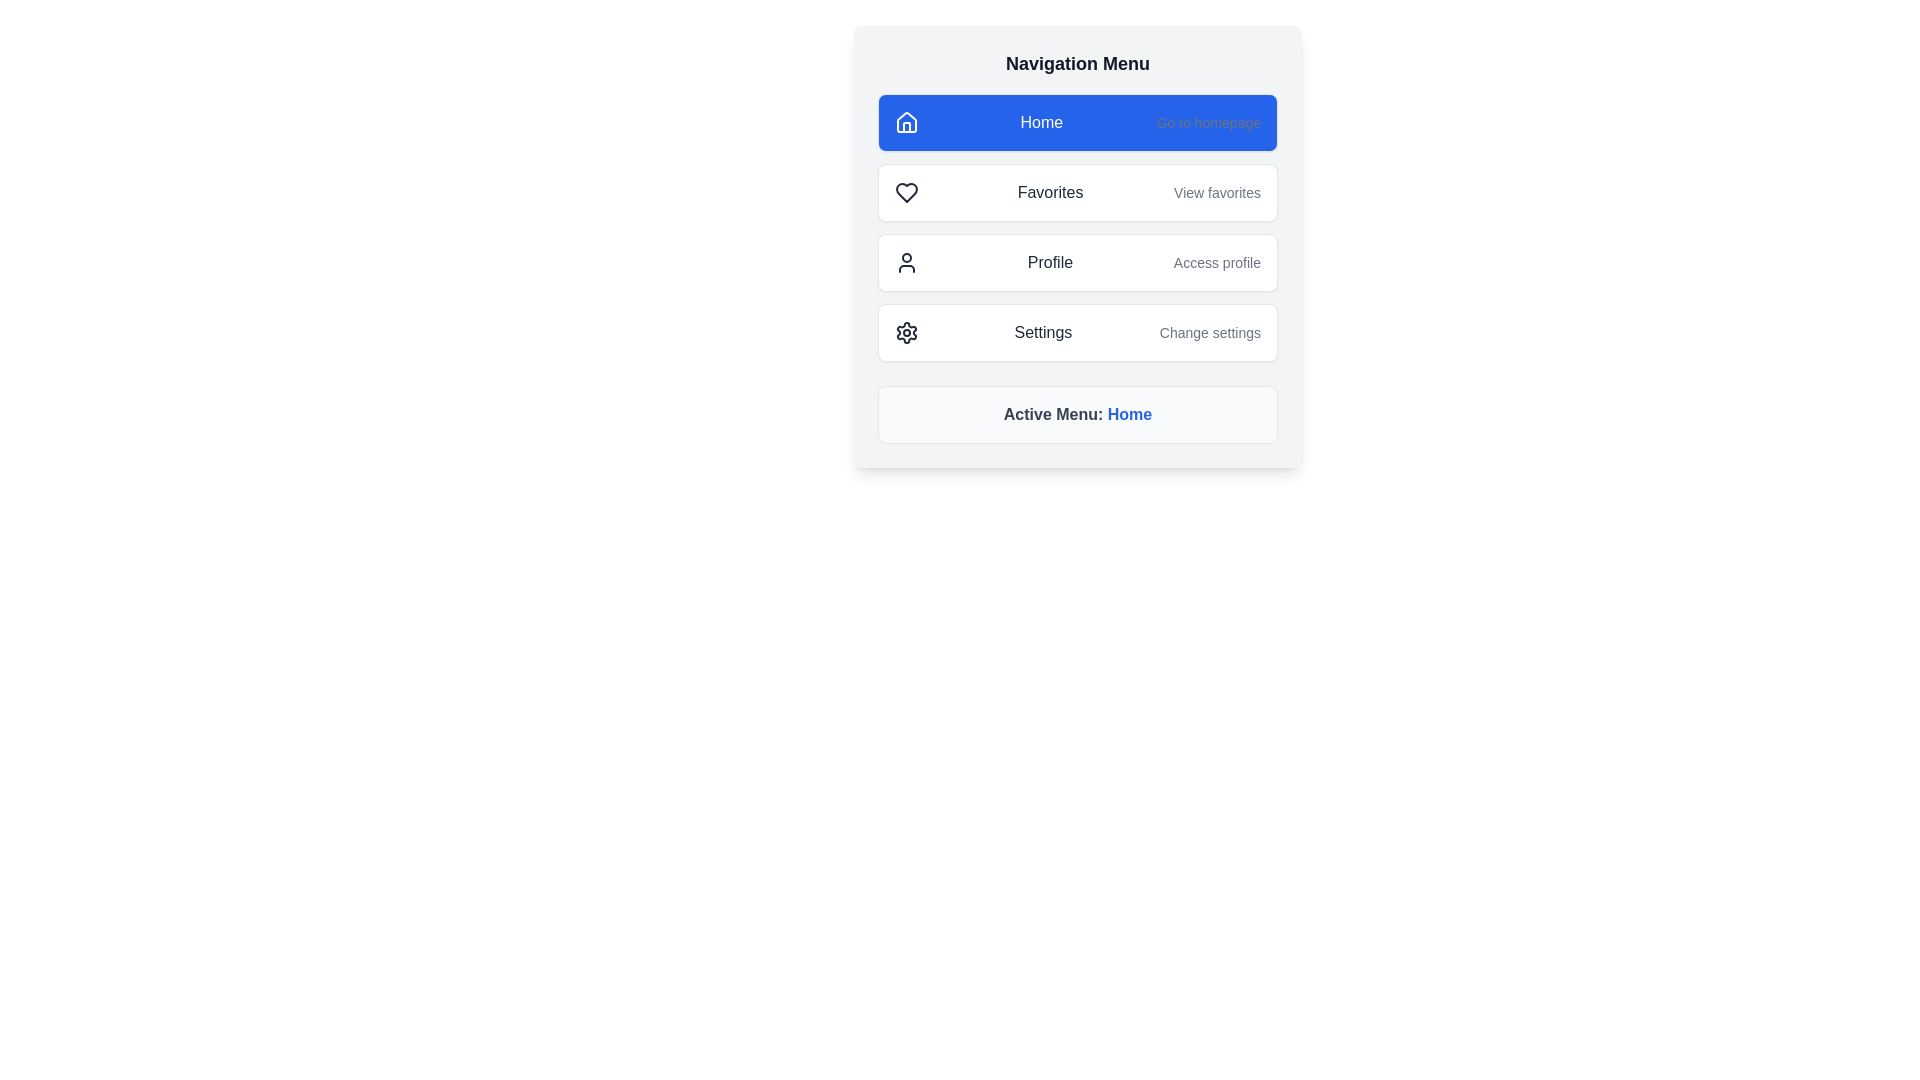 The height and width of the screenshot is (1080, 1920). I want to click on the third button-like navigation menu entry for accessing the profile section of the application, so click(1077, 261).